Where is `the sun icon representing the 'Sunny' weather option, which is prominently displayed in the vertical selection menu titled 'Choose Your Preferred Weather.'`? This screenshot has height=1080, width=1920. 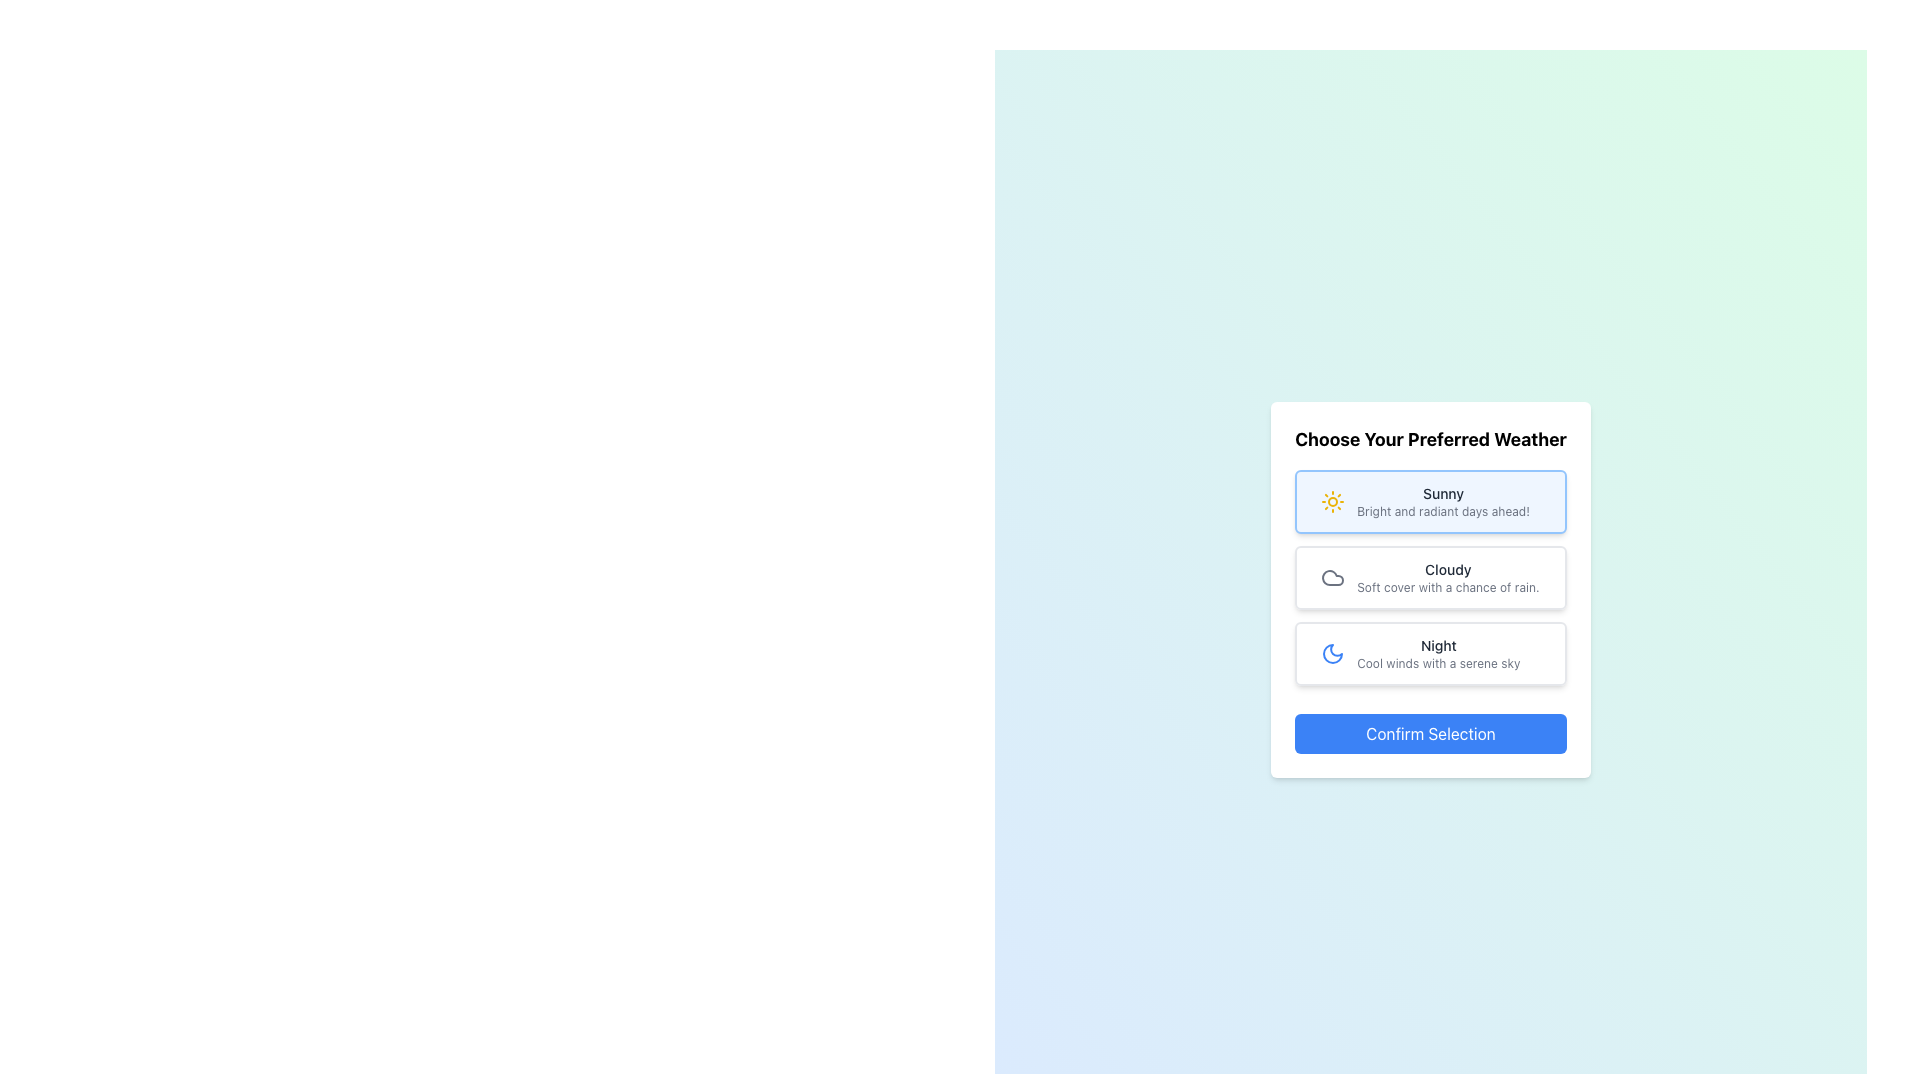 the sun icon representing the 'Sunny' weather option, which is prominently displayed in the vertical selection menu titled 'Choose Your Preferred Weather.' is located at coordinates (1333, 500).